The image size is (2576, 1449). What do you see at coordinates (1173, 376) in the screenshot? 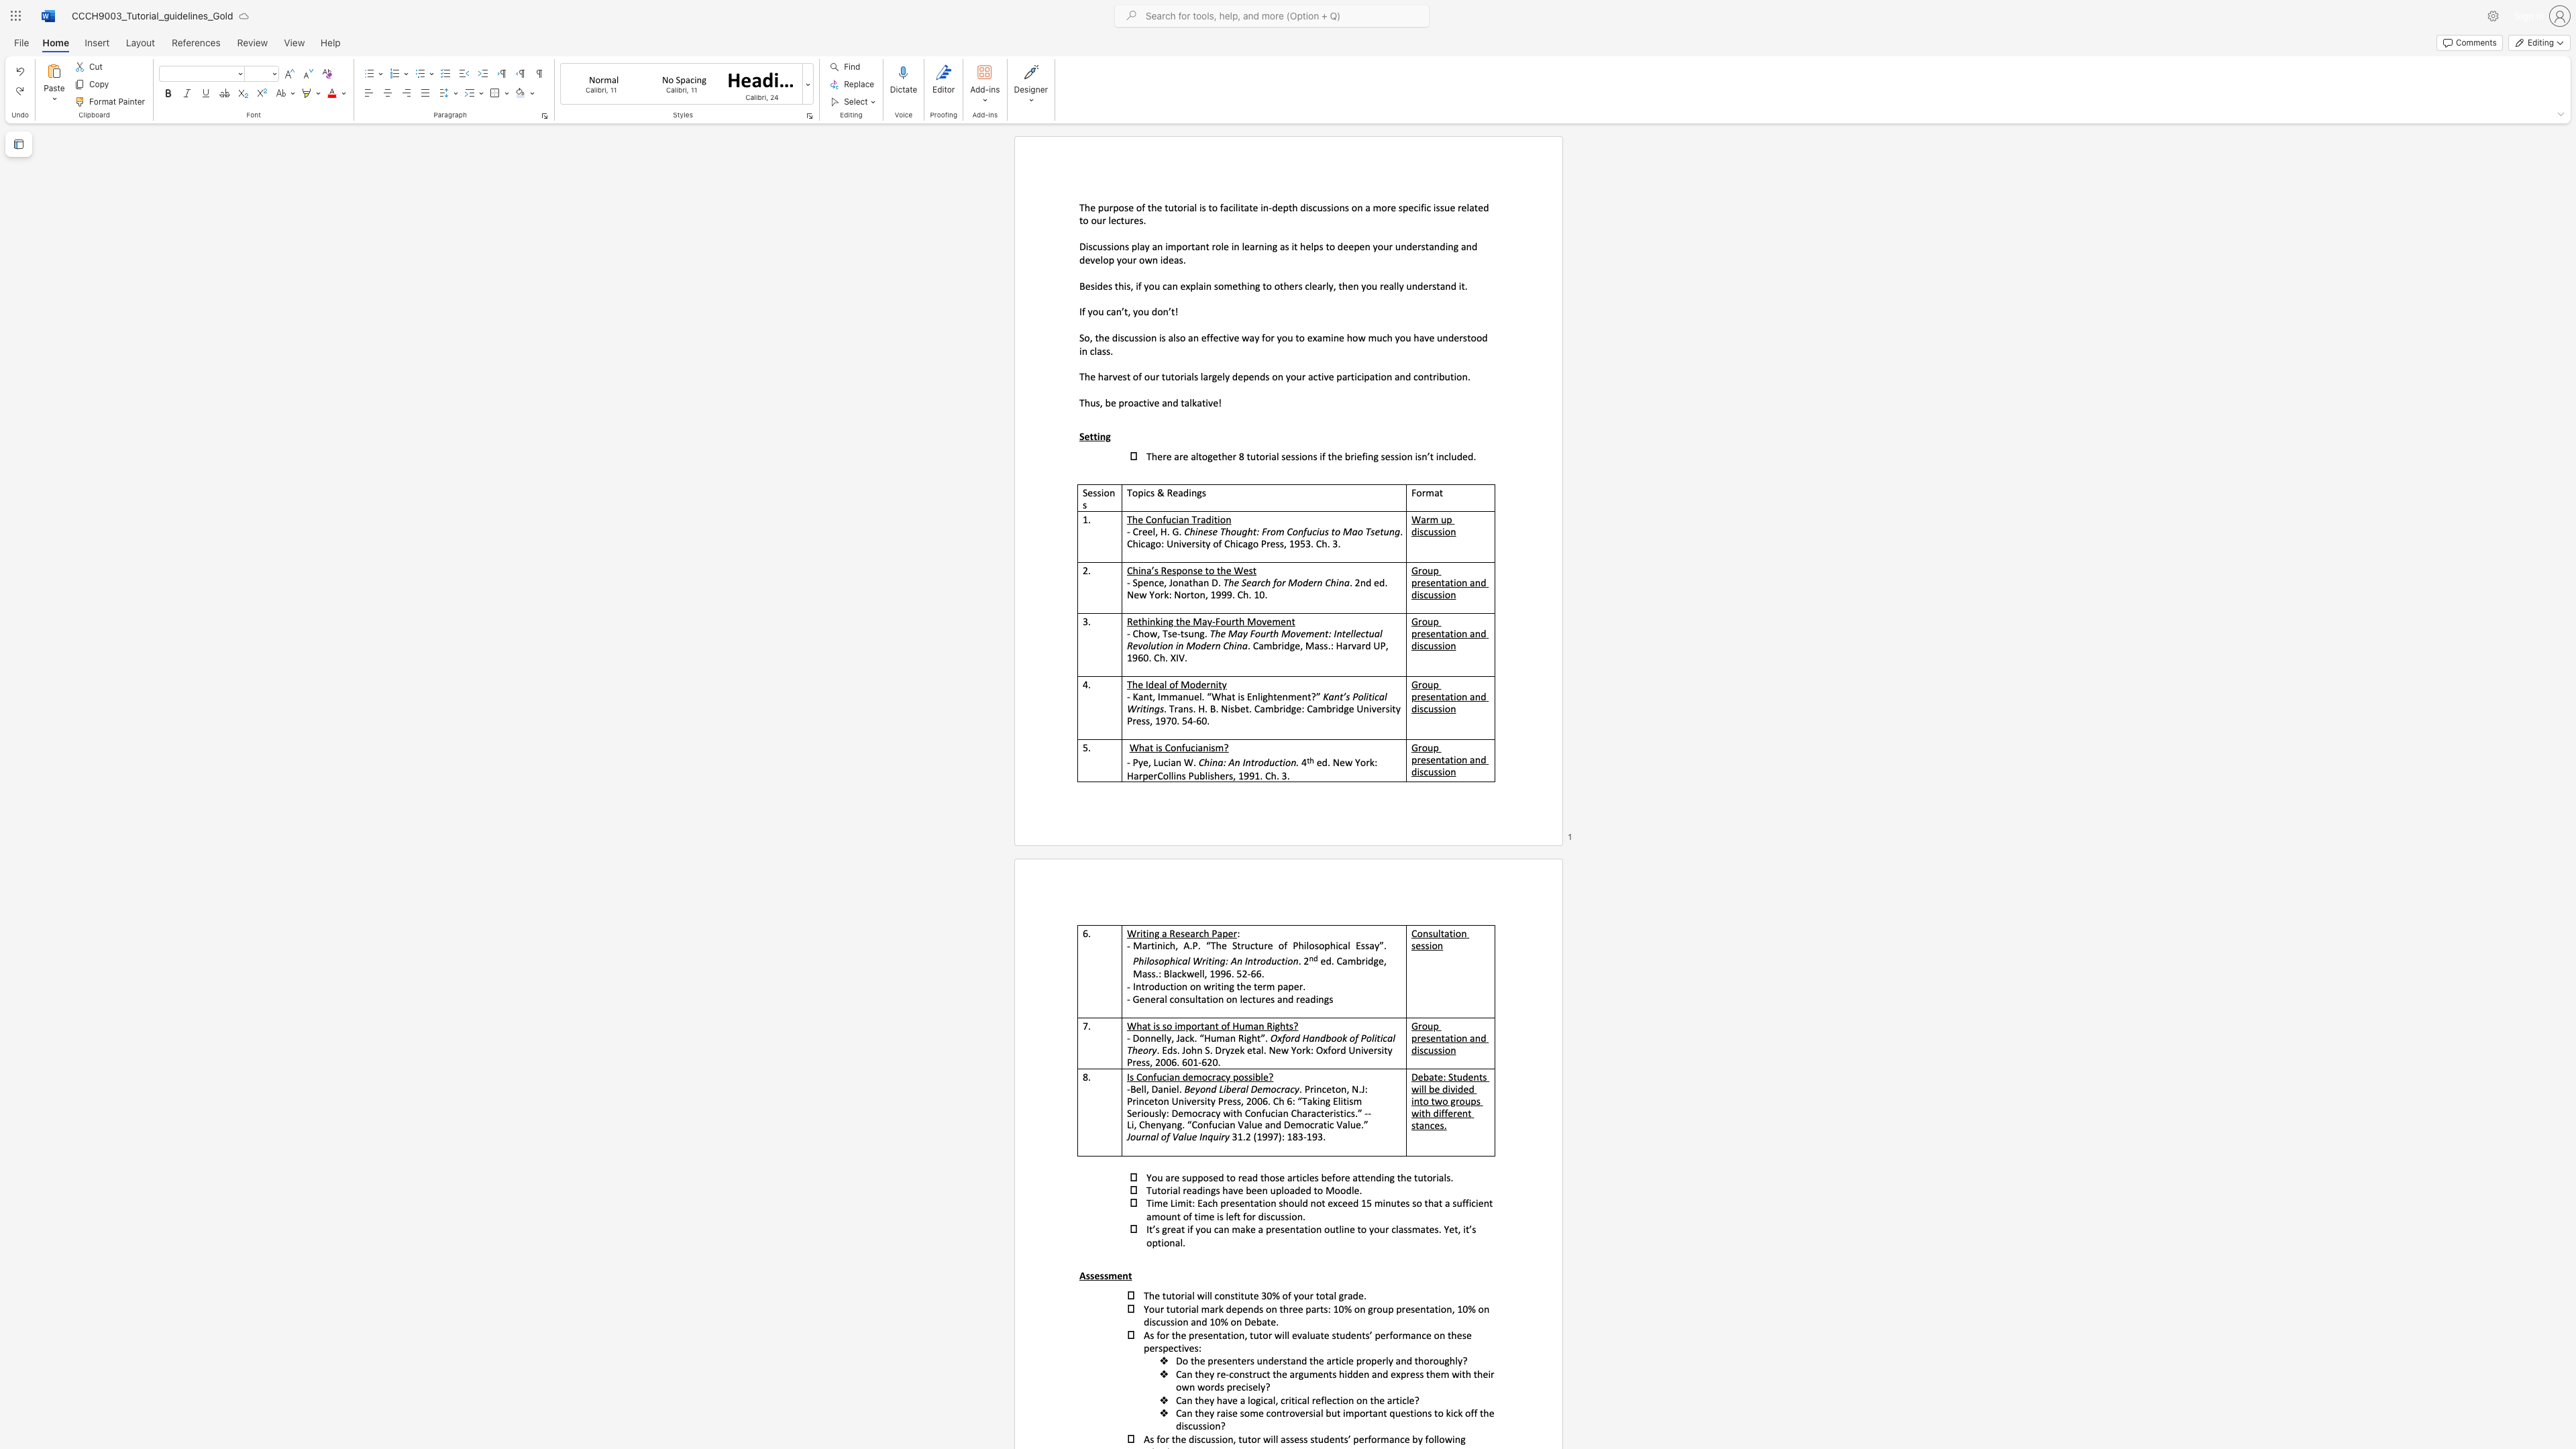
I see `the subset text "or" within the text "The harvest of our tutorials largely depends on your active participation and contribution."` at bounding box center [1173, 376].